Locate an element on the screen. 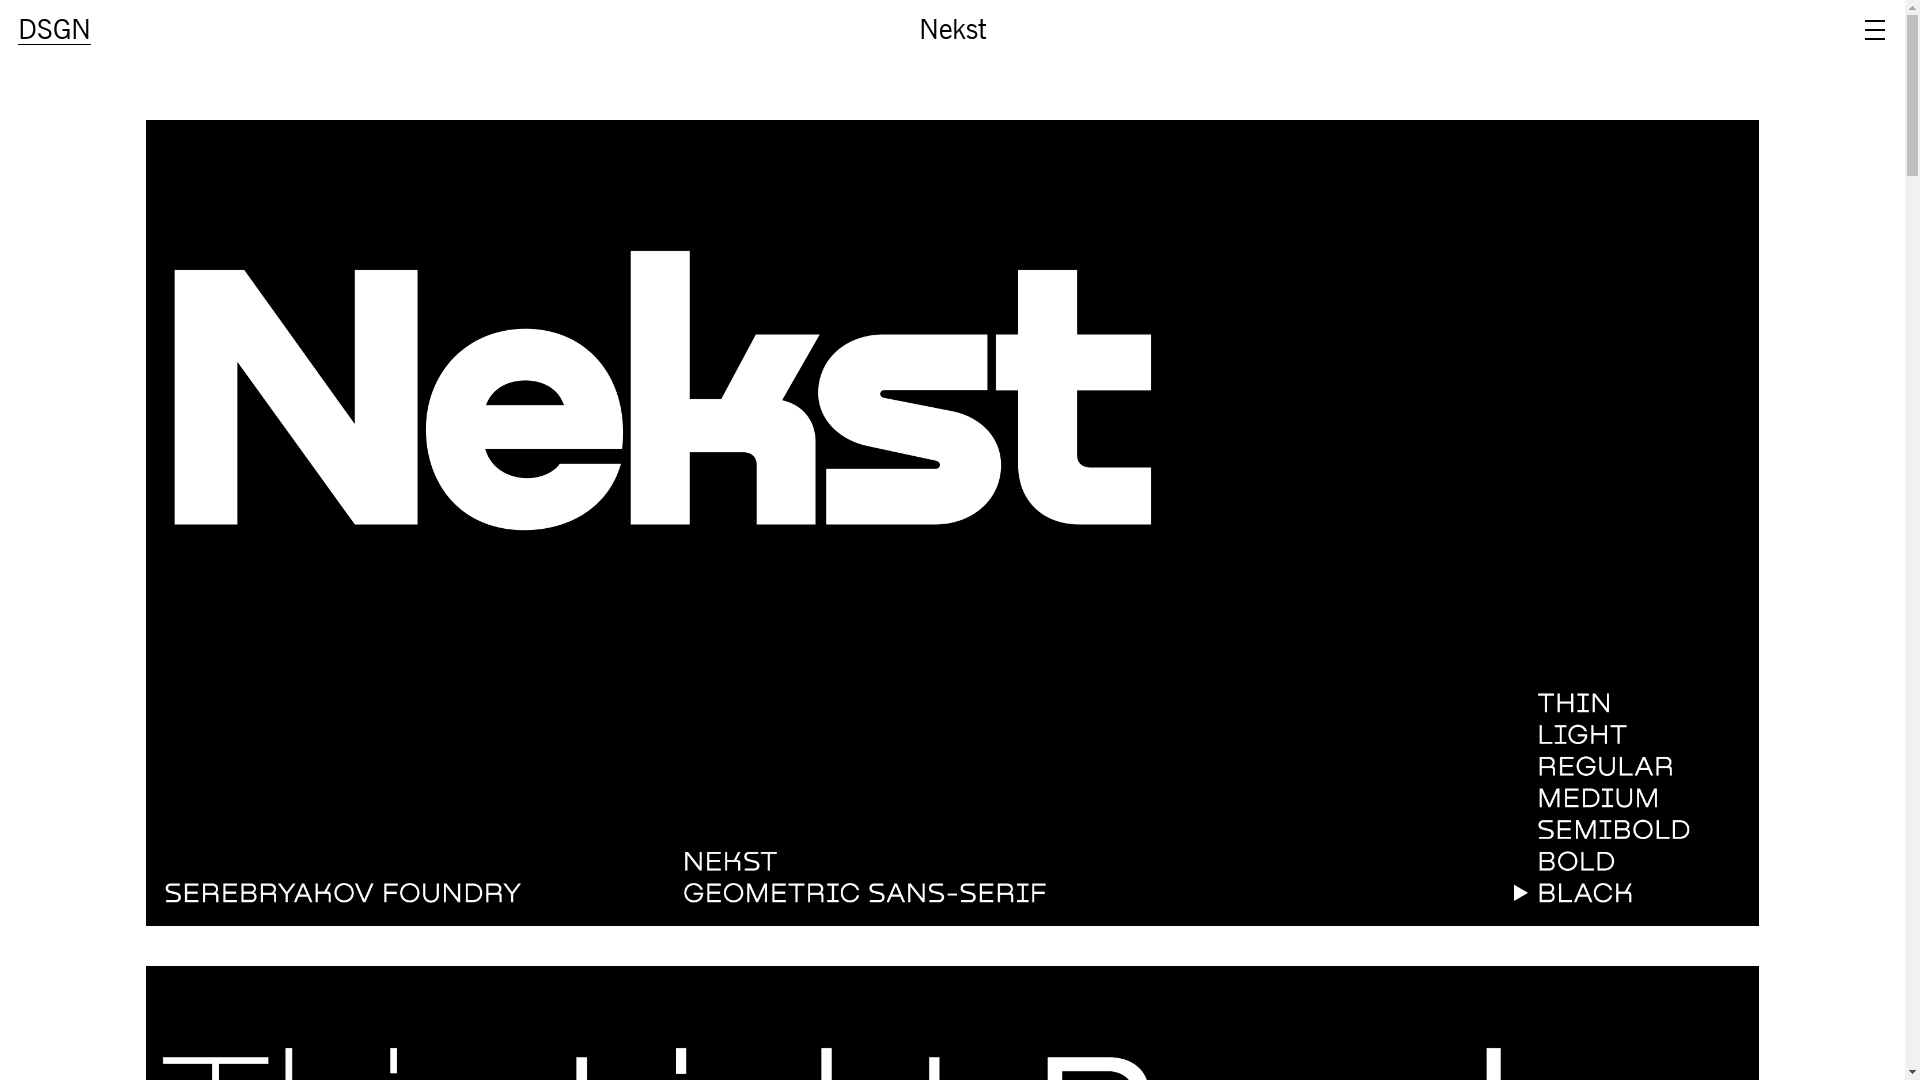 Image resolution: width=1920 pixels, height=1080 pixels. 'DSGN' is located at coordinates (56, 30).